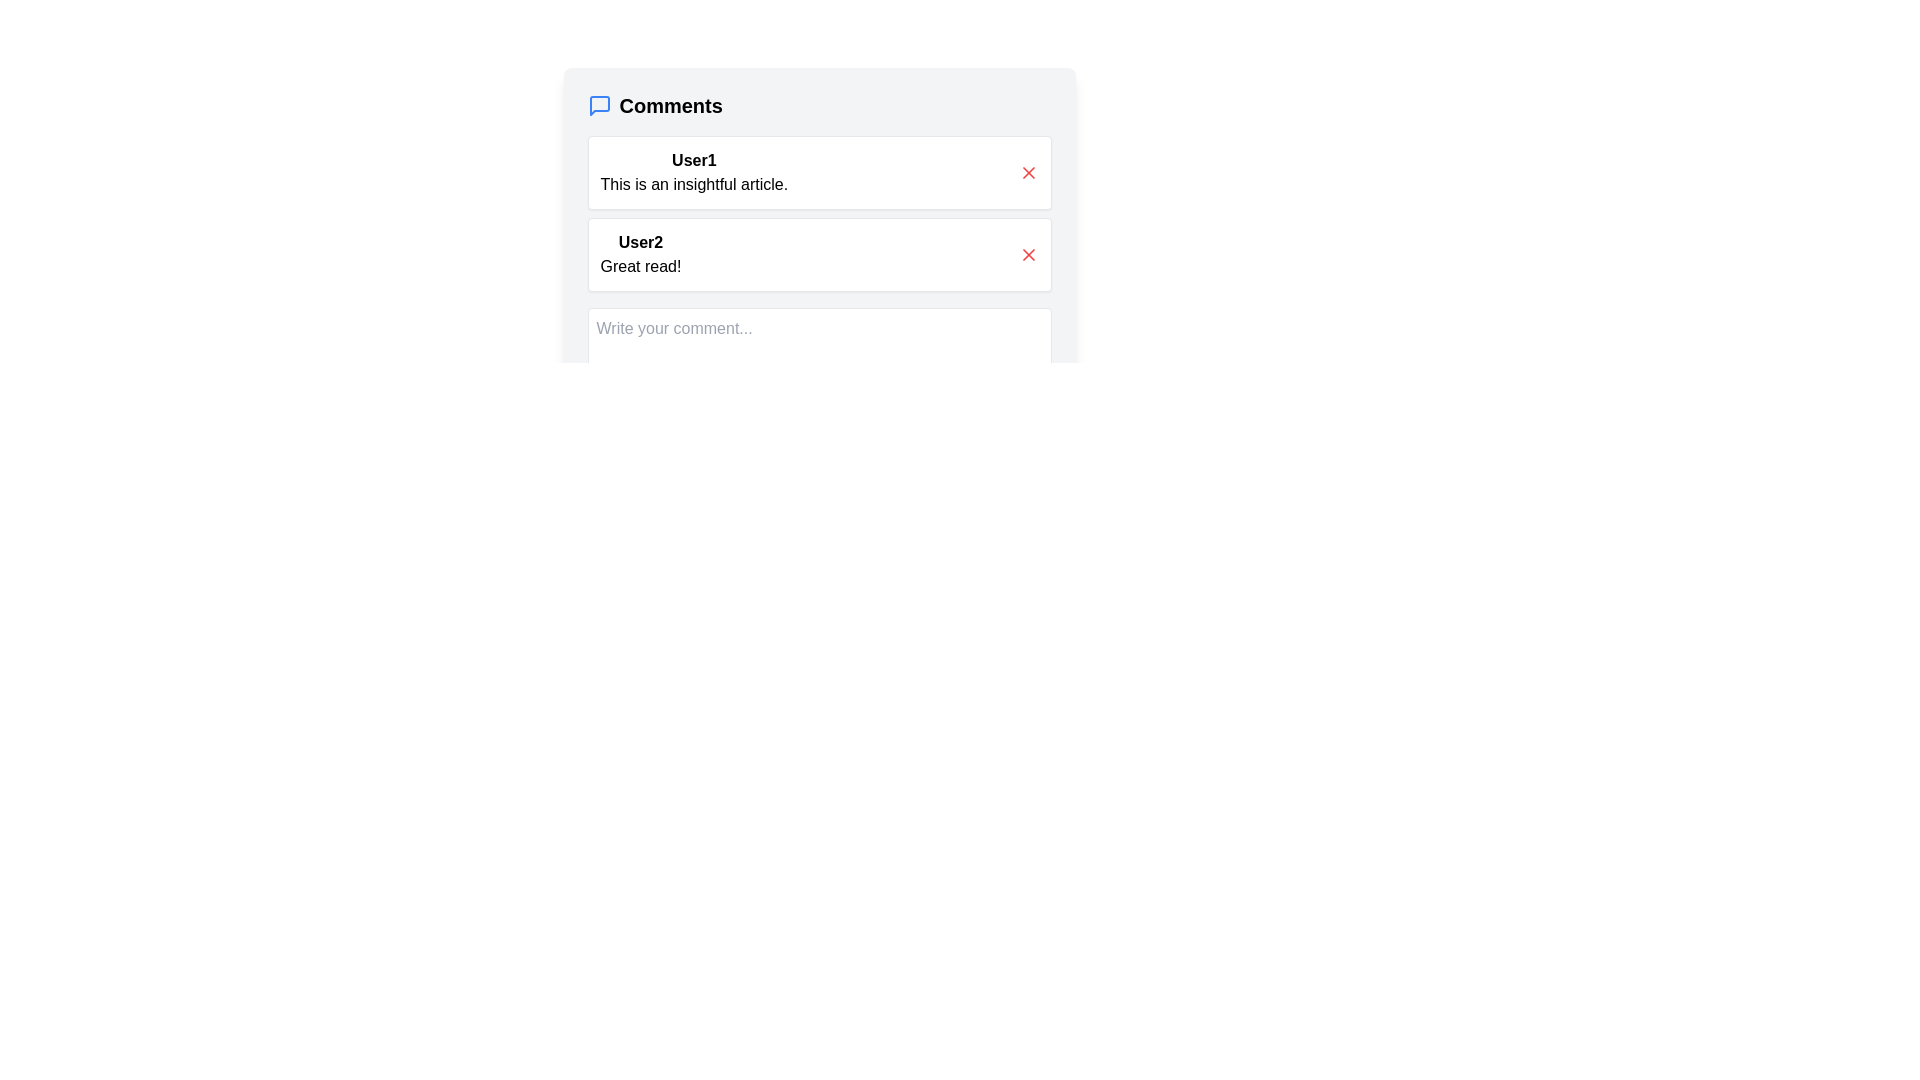 This screenshot has width=1920, height=1080. Describe the element at coordinates (1028, 253) in the screenshot. I see `the delete button located to the right of the comment 'Great read!' in the comments section, which allows users to delete or remove the respective comment` at that location.